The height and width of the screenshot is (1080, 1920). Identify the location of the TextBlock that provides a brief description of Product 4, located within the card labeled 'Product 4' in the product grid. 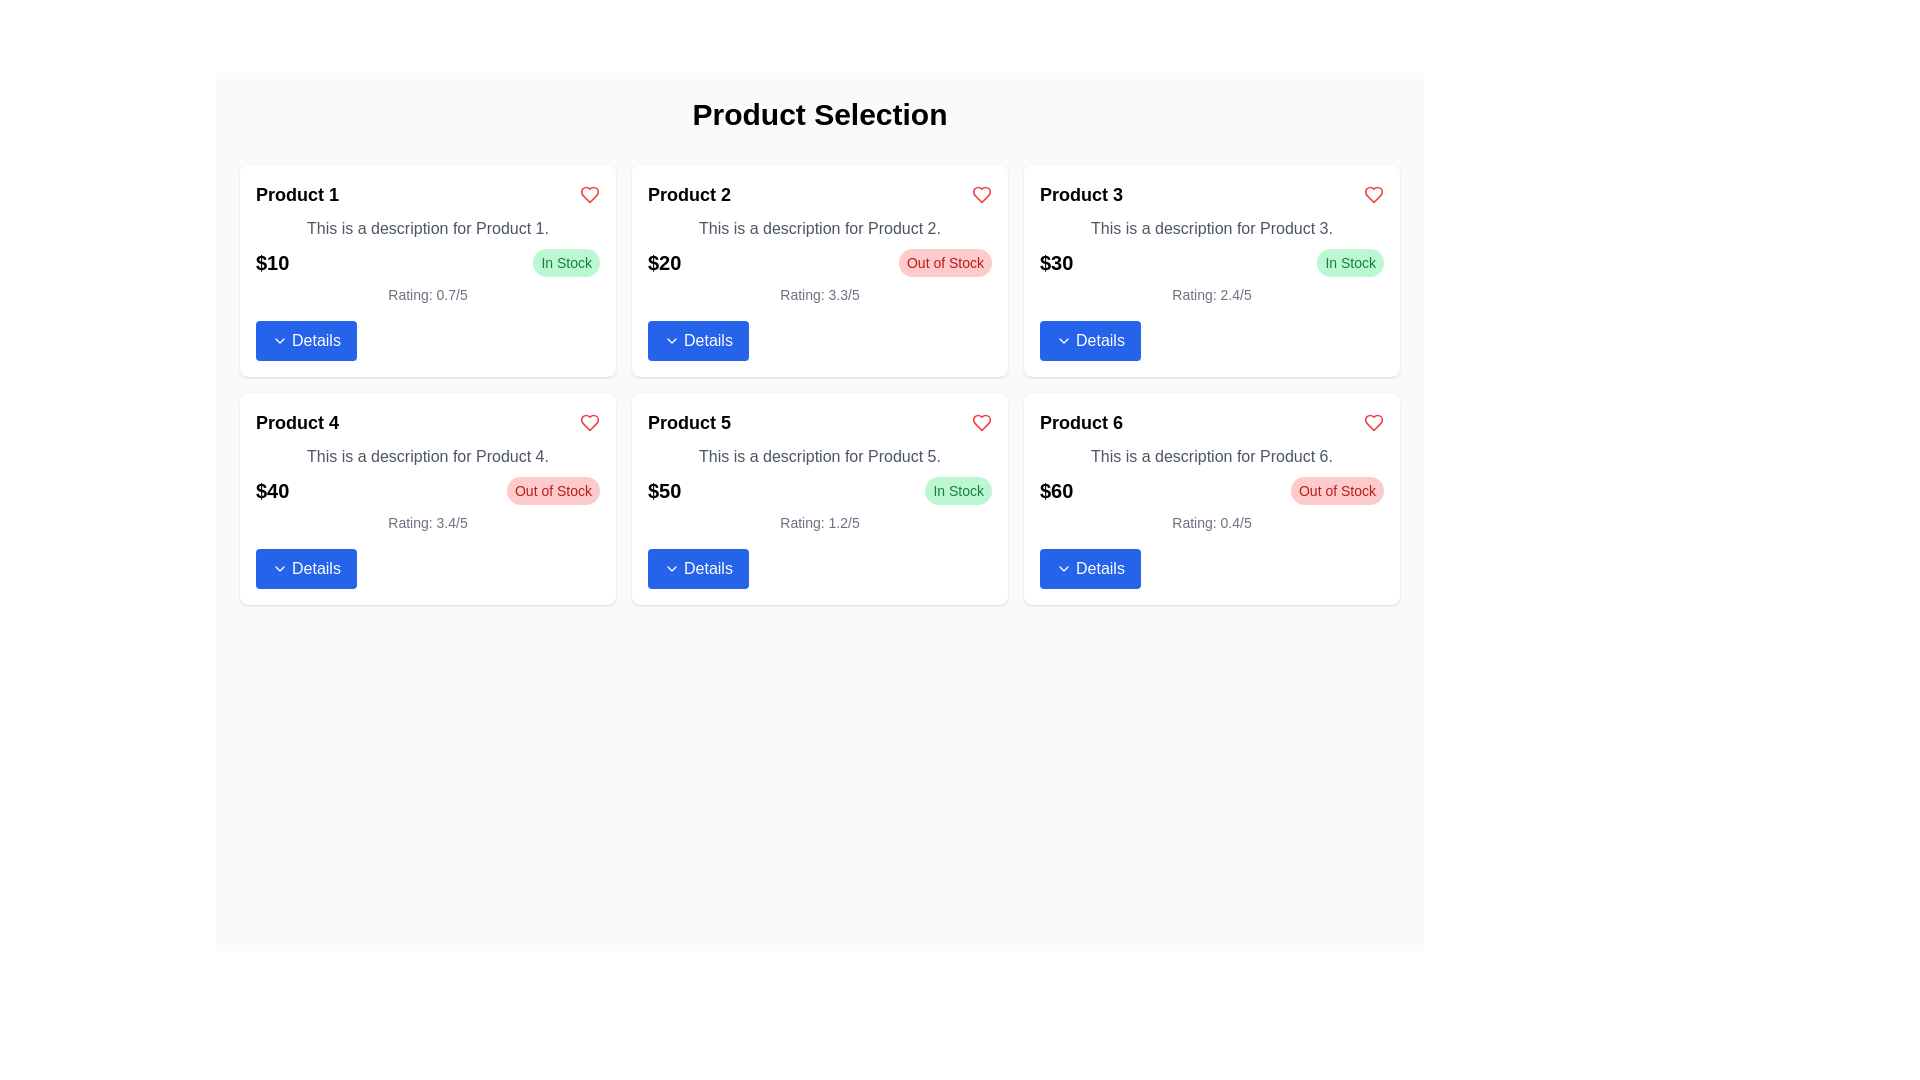
(426, 456).